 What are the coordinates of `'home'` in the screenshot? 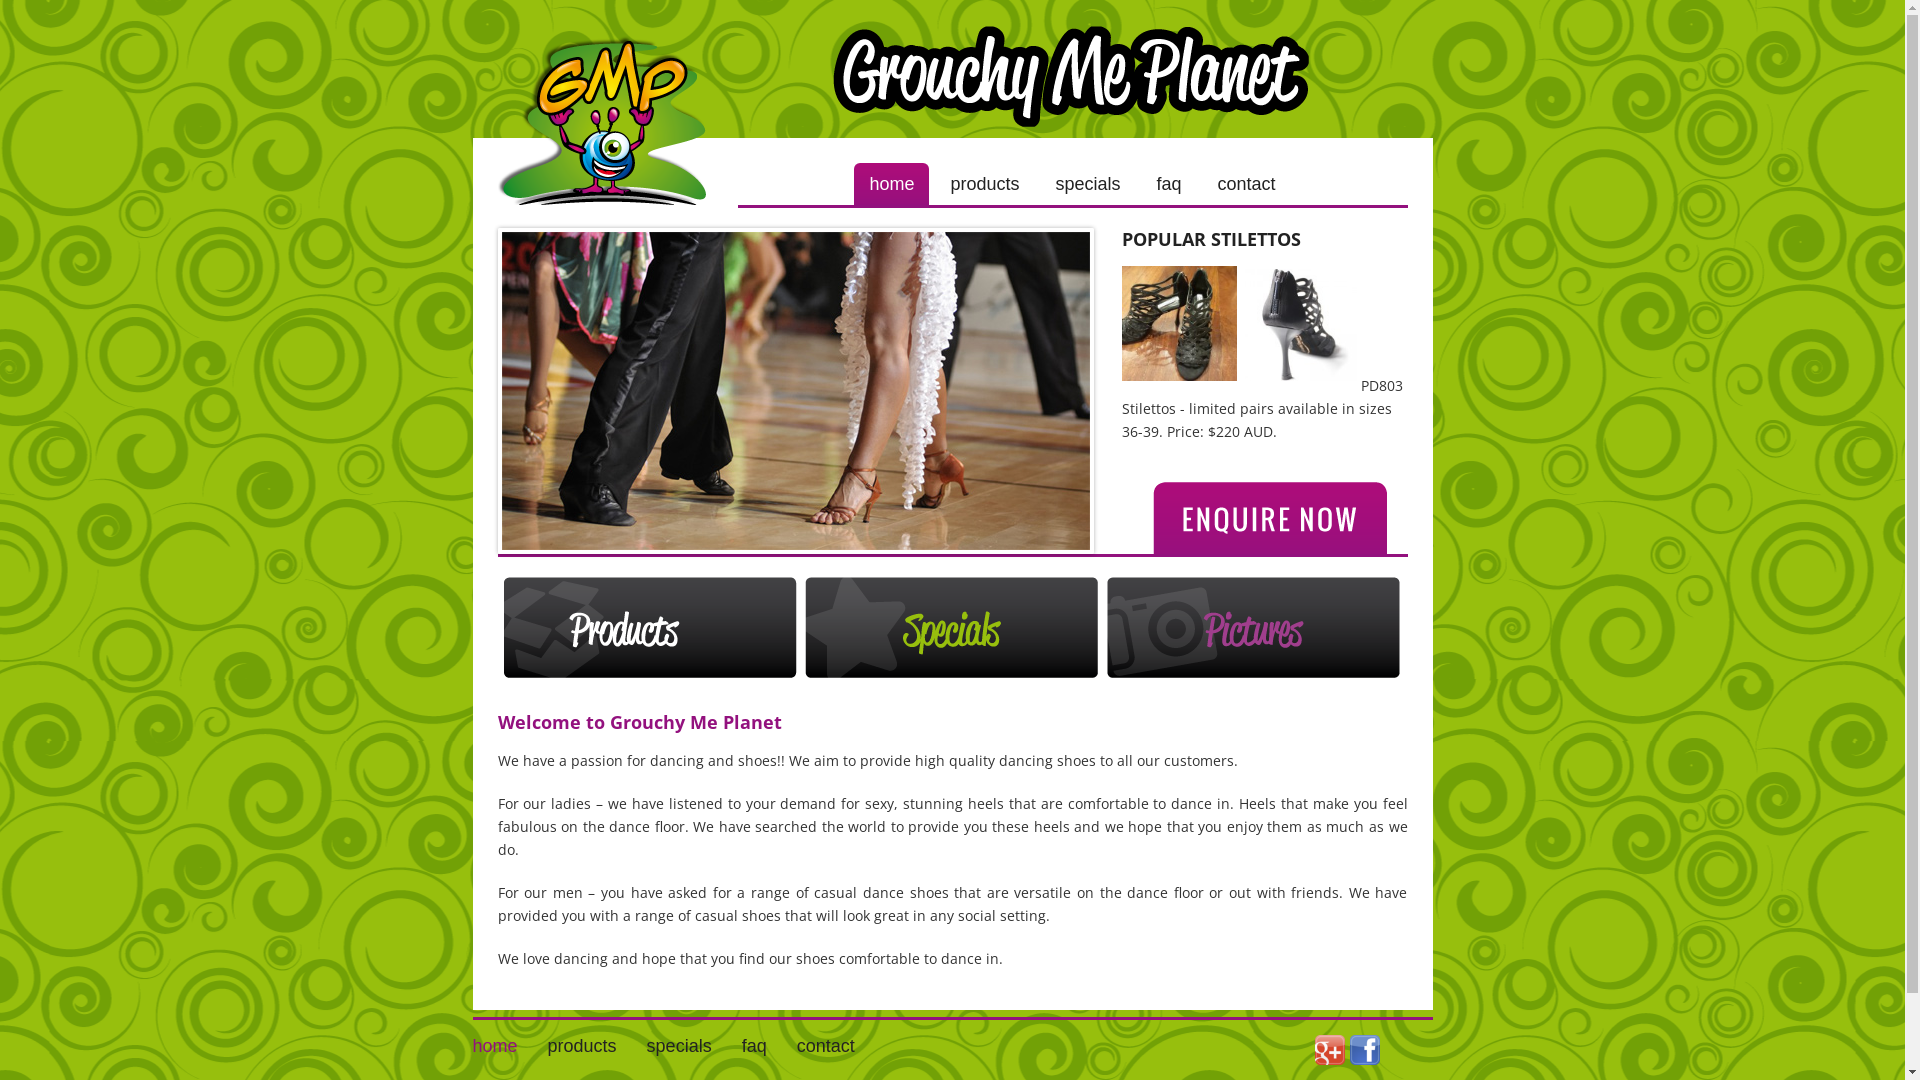 It's located at (494, 1044).